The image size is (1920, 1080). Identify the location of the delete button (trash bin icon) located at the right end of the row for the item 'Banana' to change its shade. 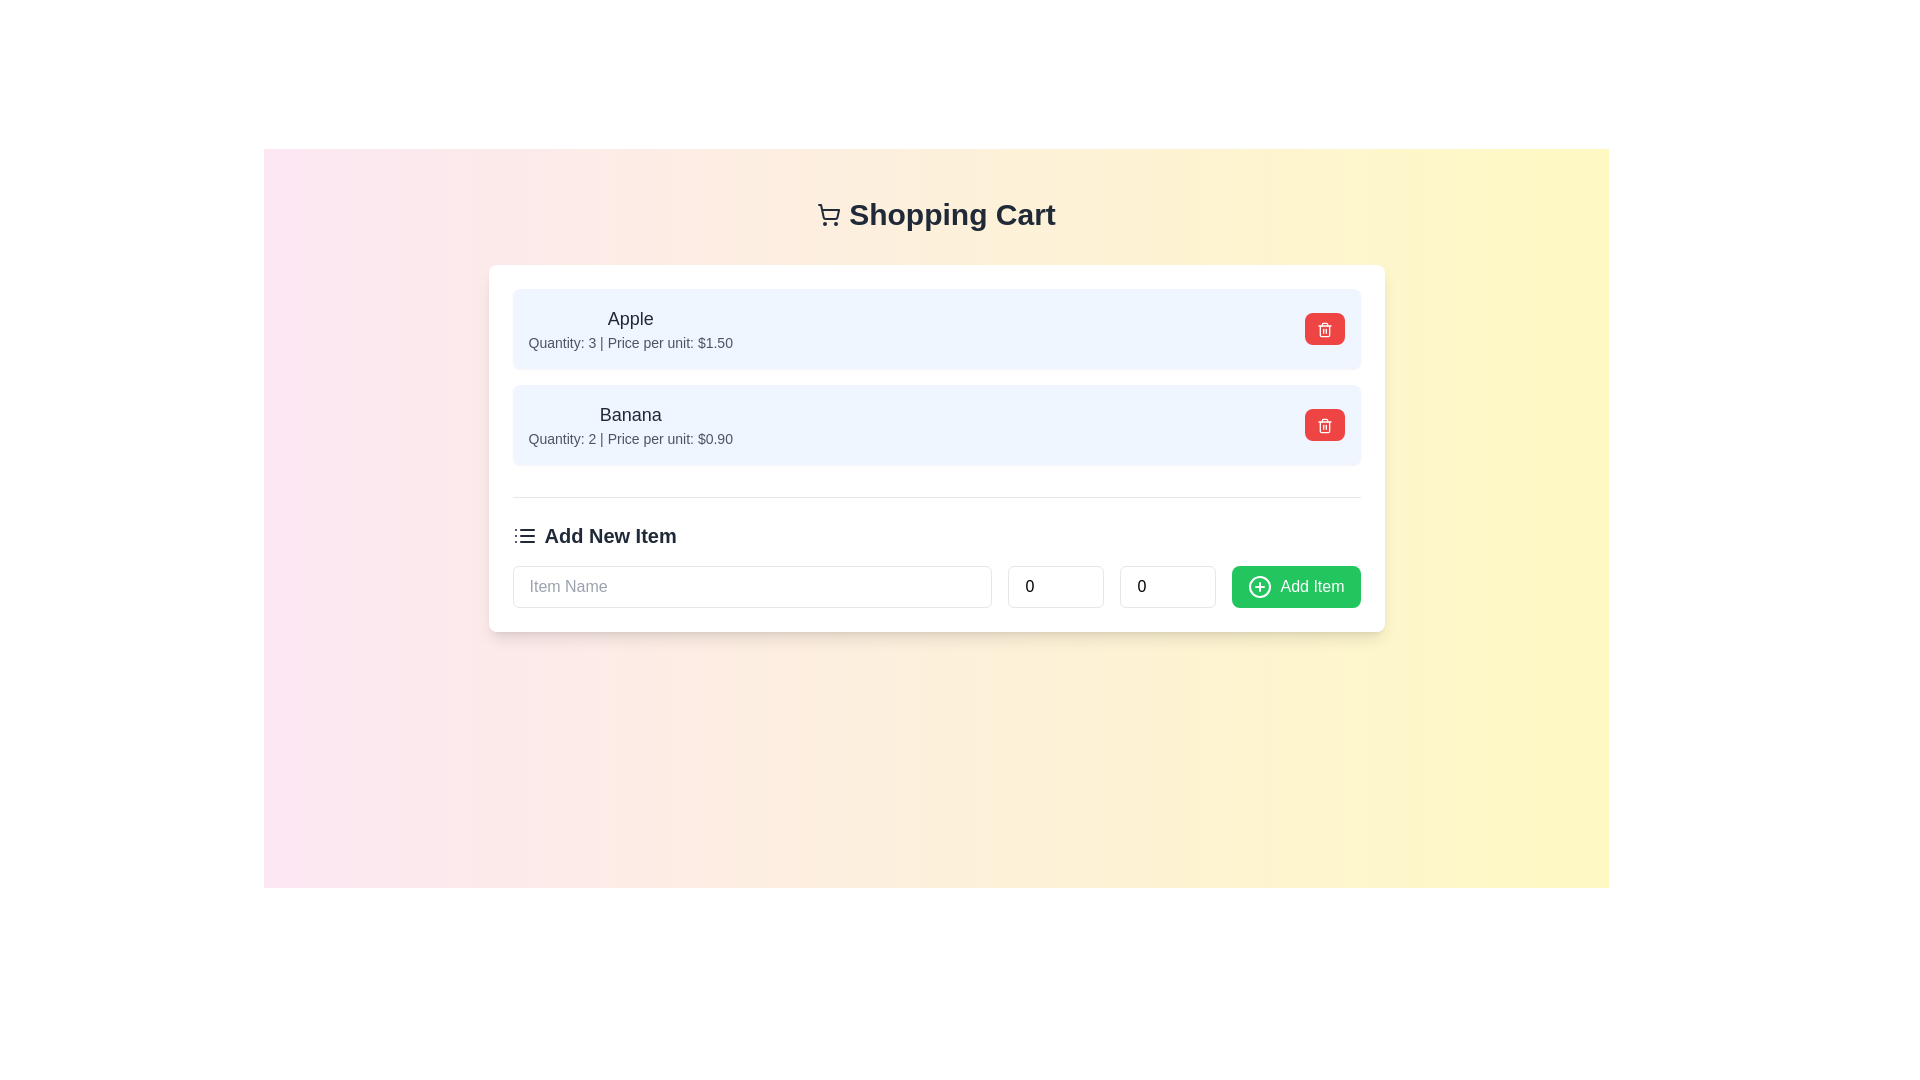
(1324, 423).